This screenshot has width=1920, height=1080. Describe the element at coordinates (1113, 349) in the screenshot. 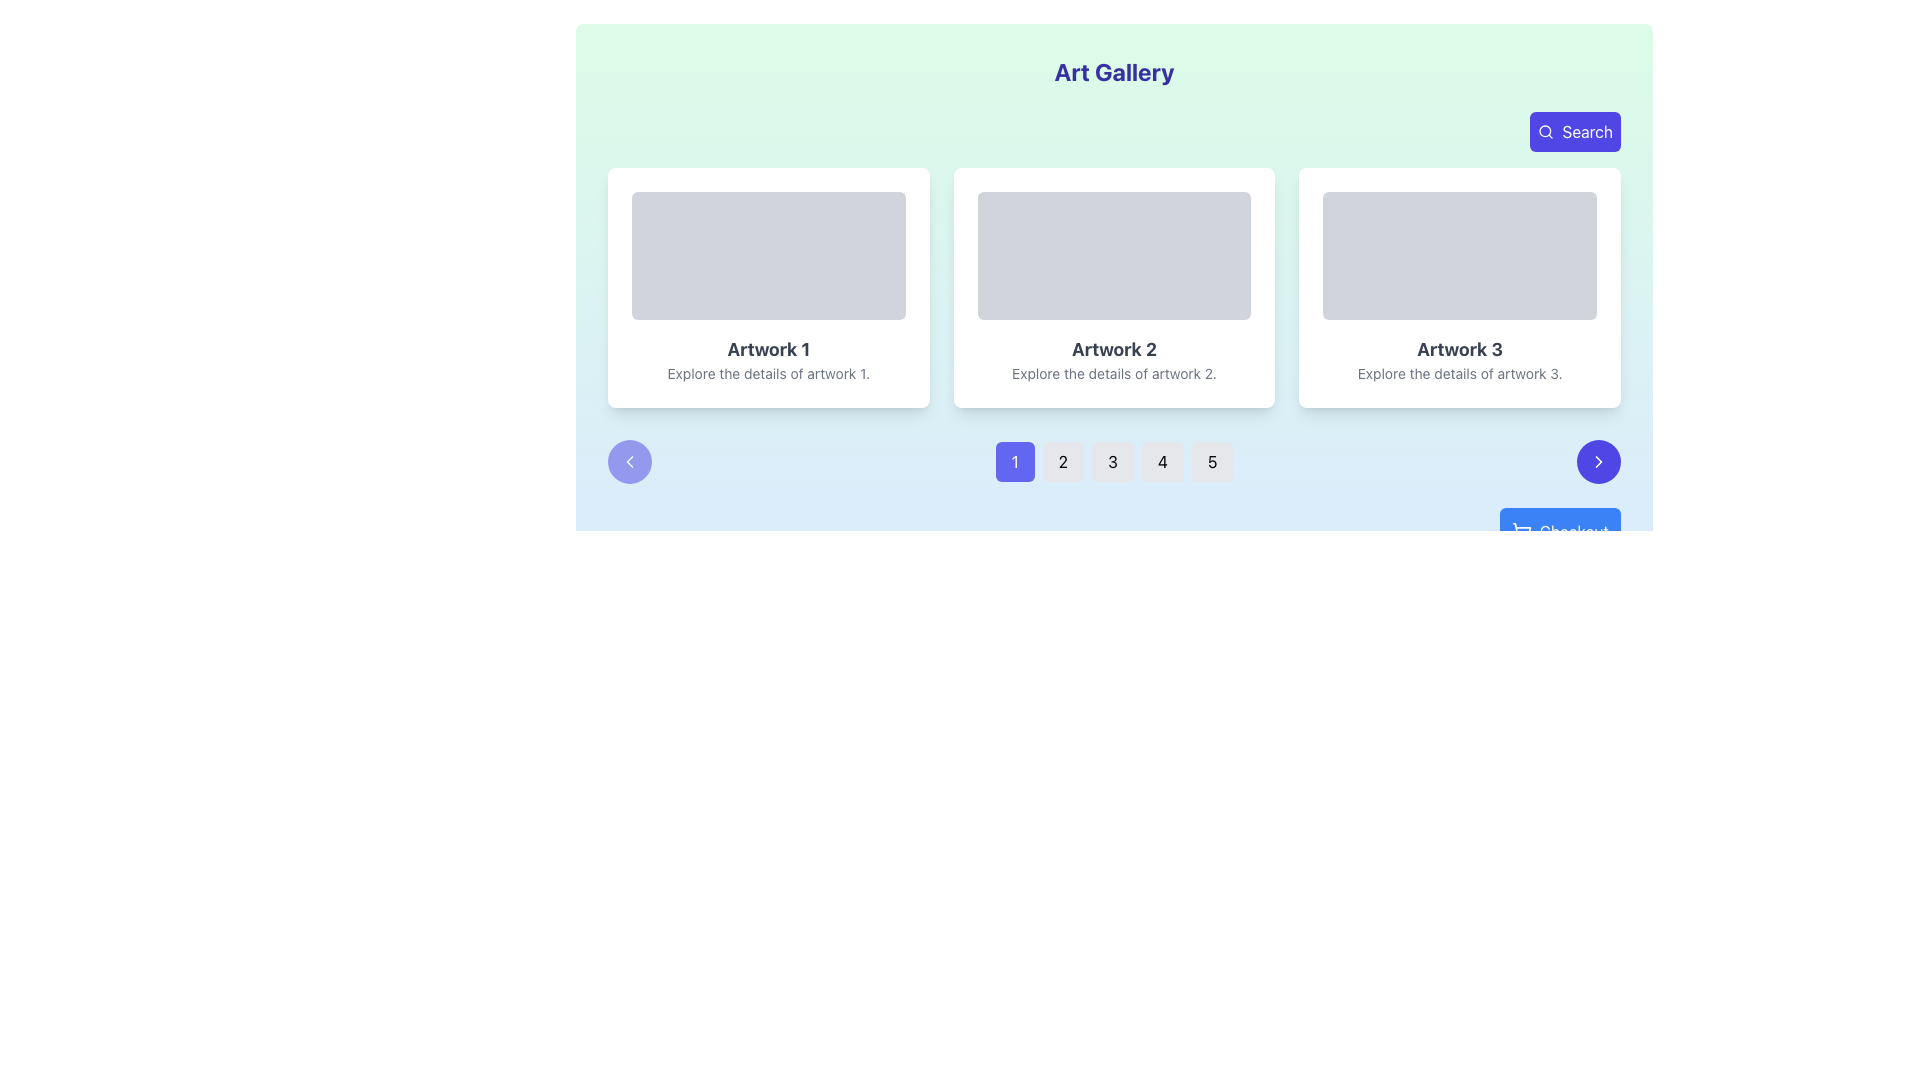

I see `the title text label of the artwork in the second card, which is positioned between a gray rectangle above and descriptive text below` at that location.